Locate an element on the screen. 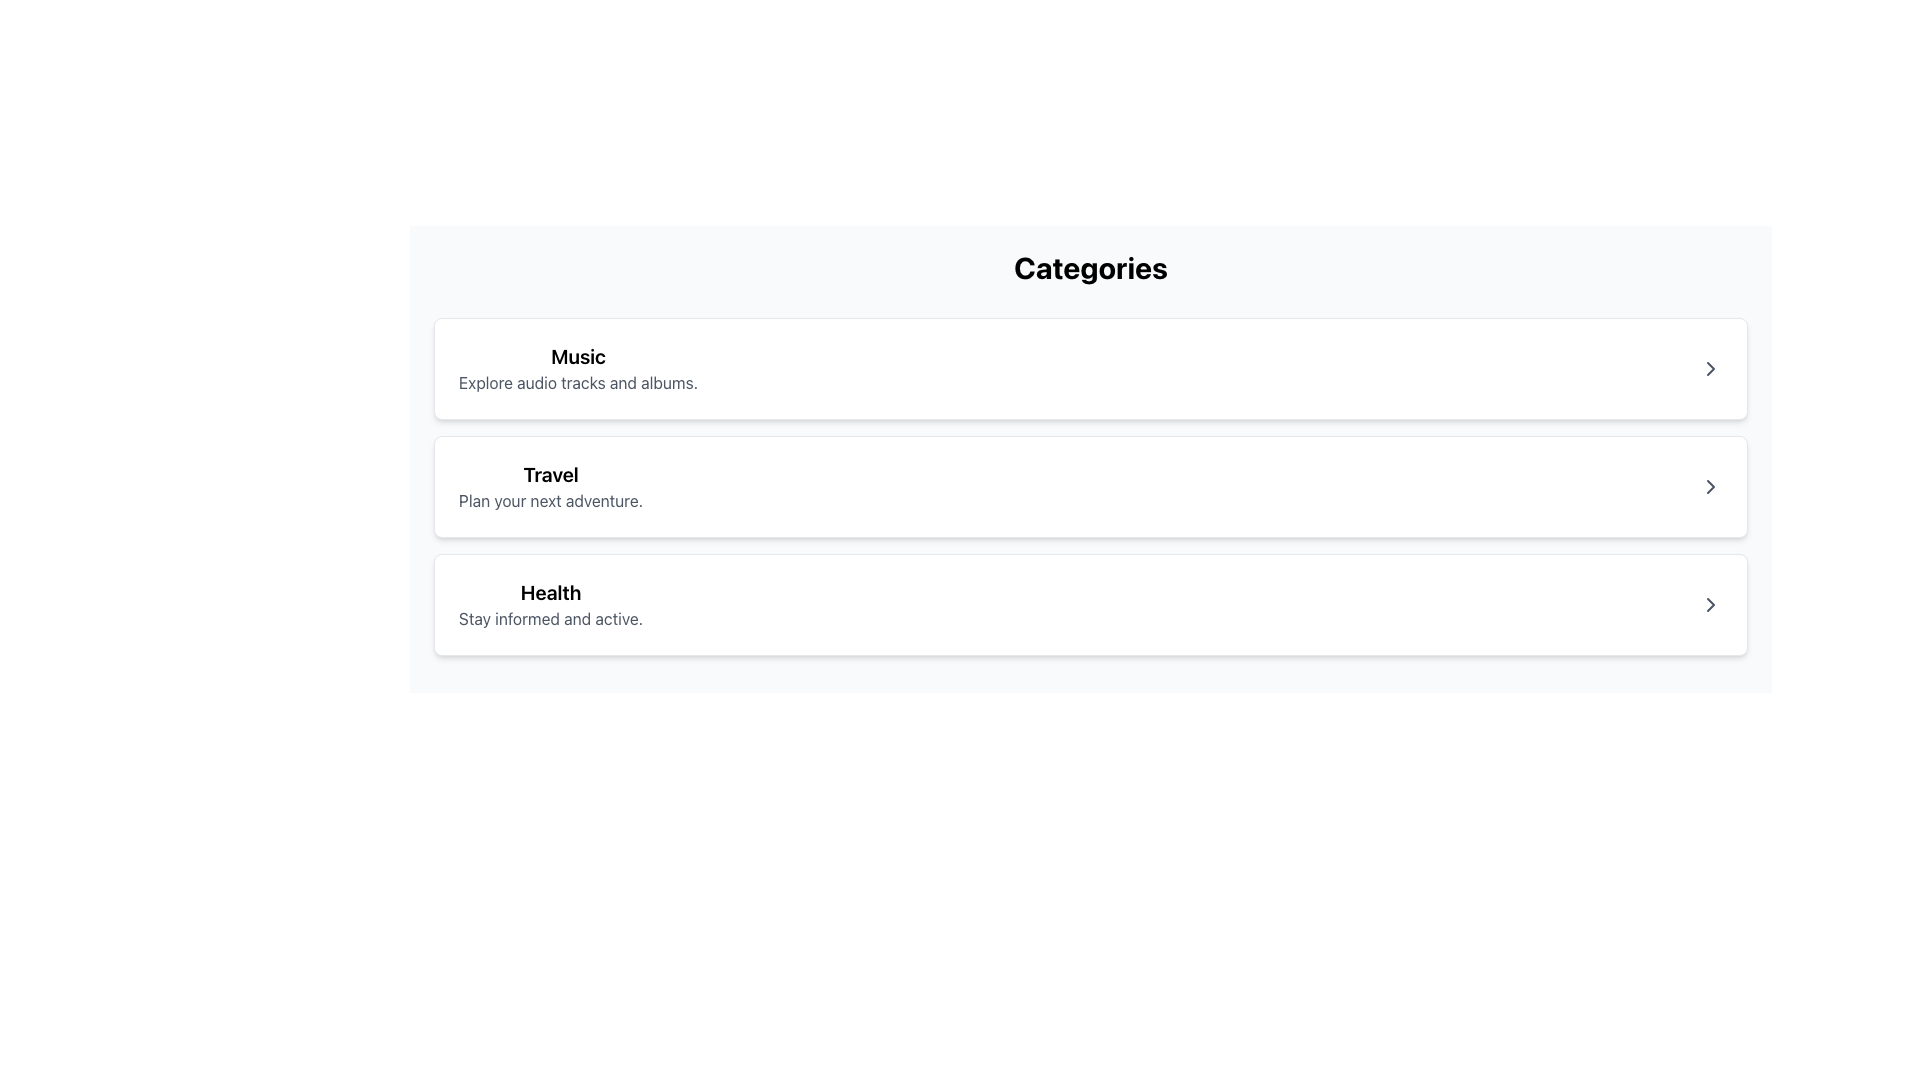 The width and height of the screenshot is (1920, 1080). the 'Health' text label, which is a prominent heading styled in a larger and bold font, located under the 'Categories' section as the heading of the third card is located at coordinates (551, 592).